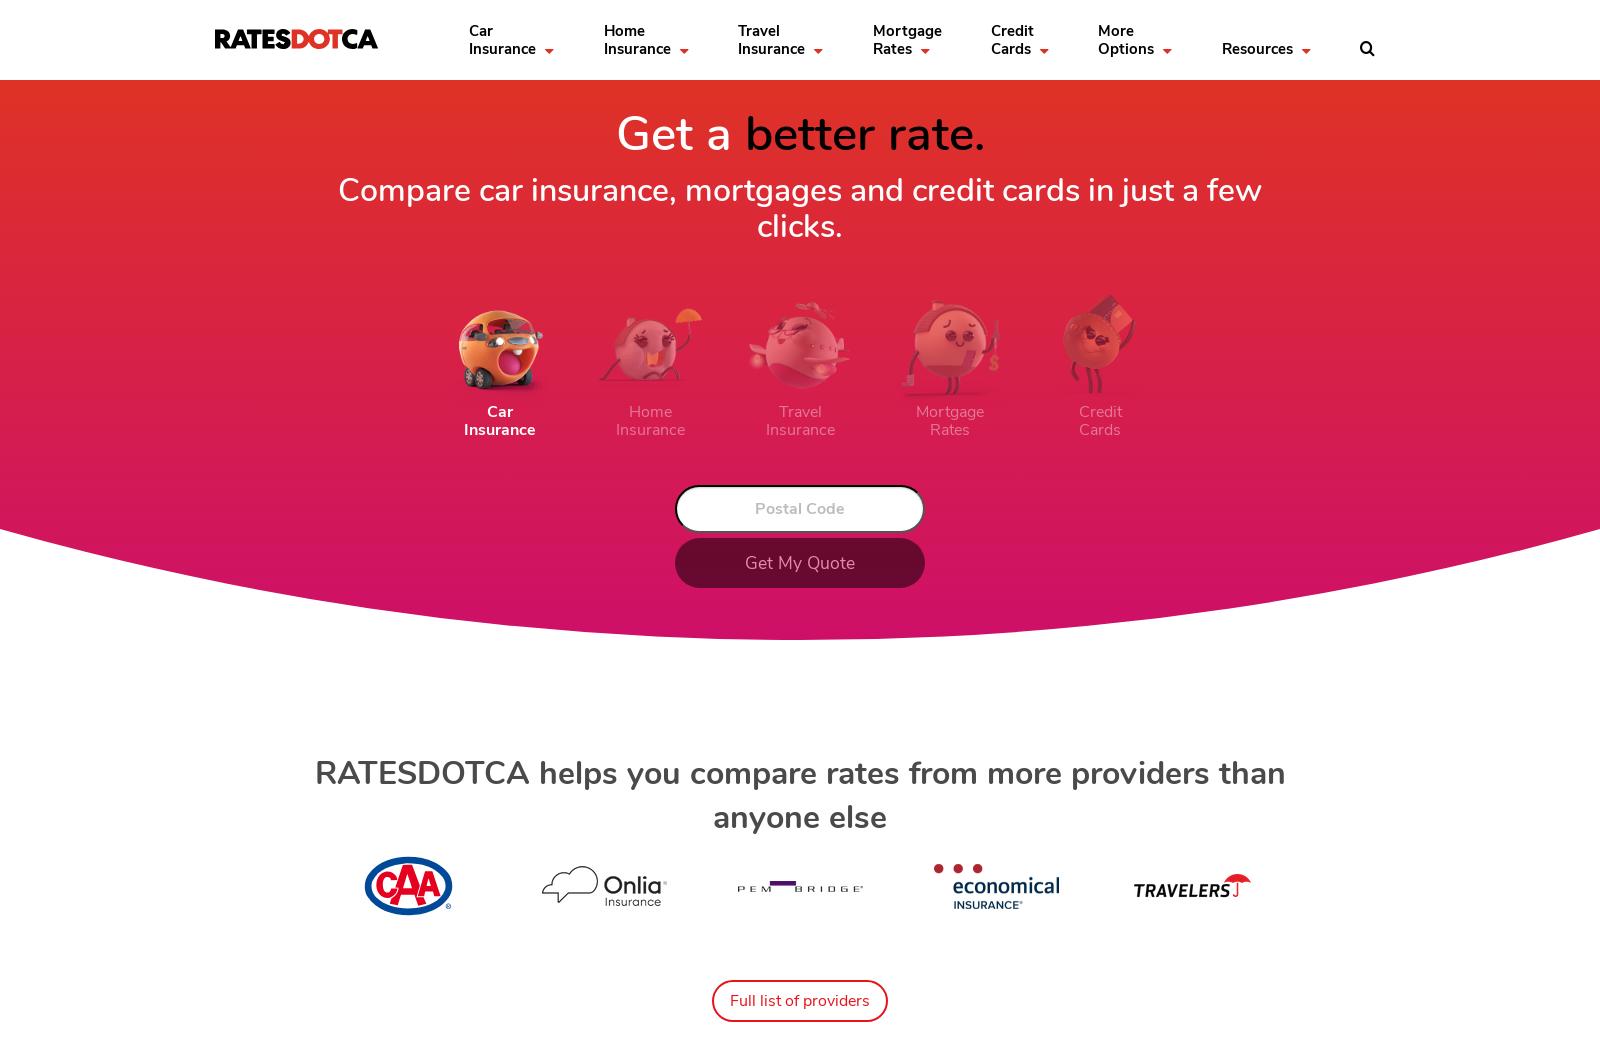  Describe the element at coordinates (800, 207) in the screenshot. I see `'Compare car insurance, mortgages and credit cards in just a few clicks.'` at that location.